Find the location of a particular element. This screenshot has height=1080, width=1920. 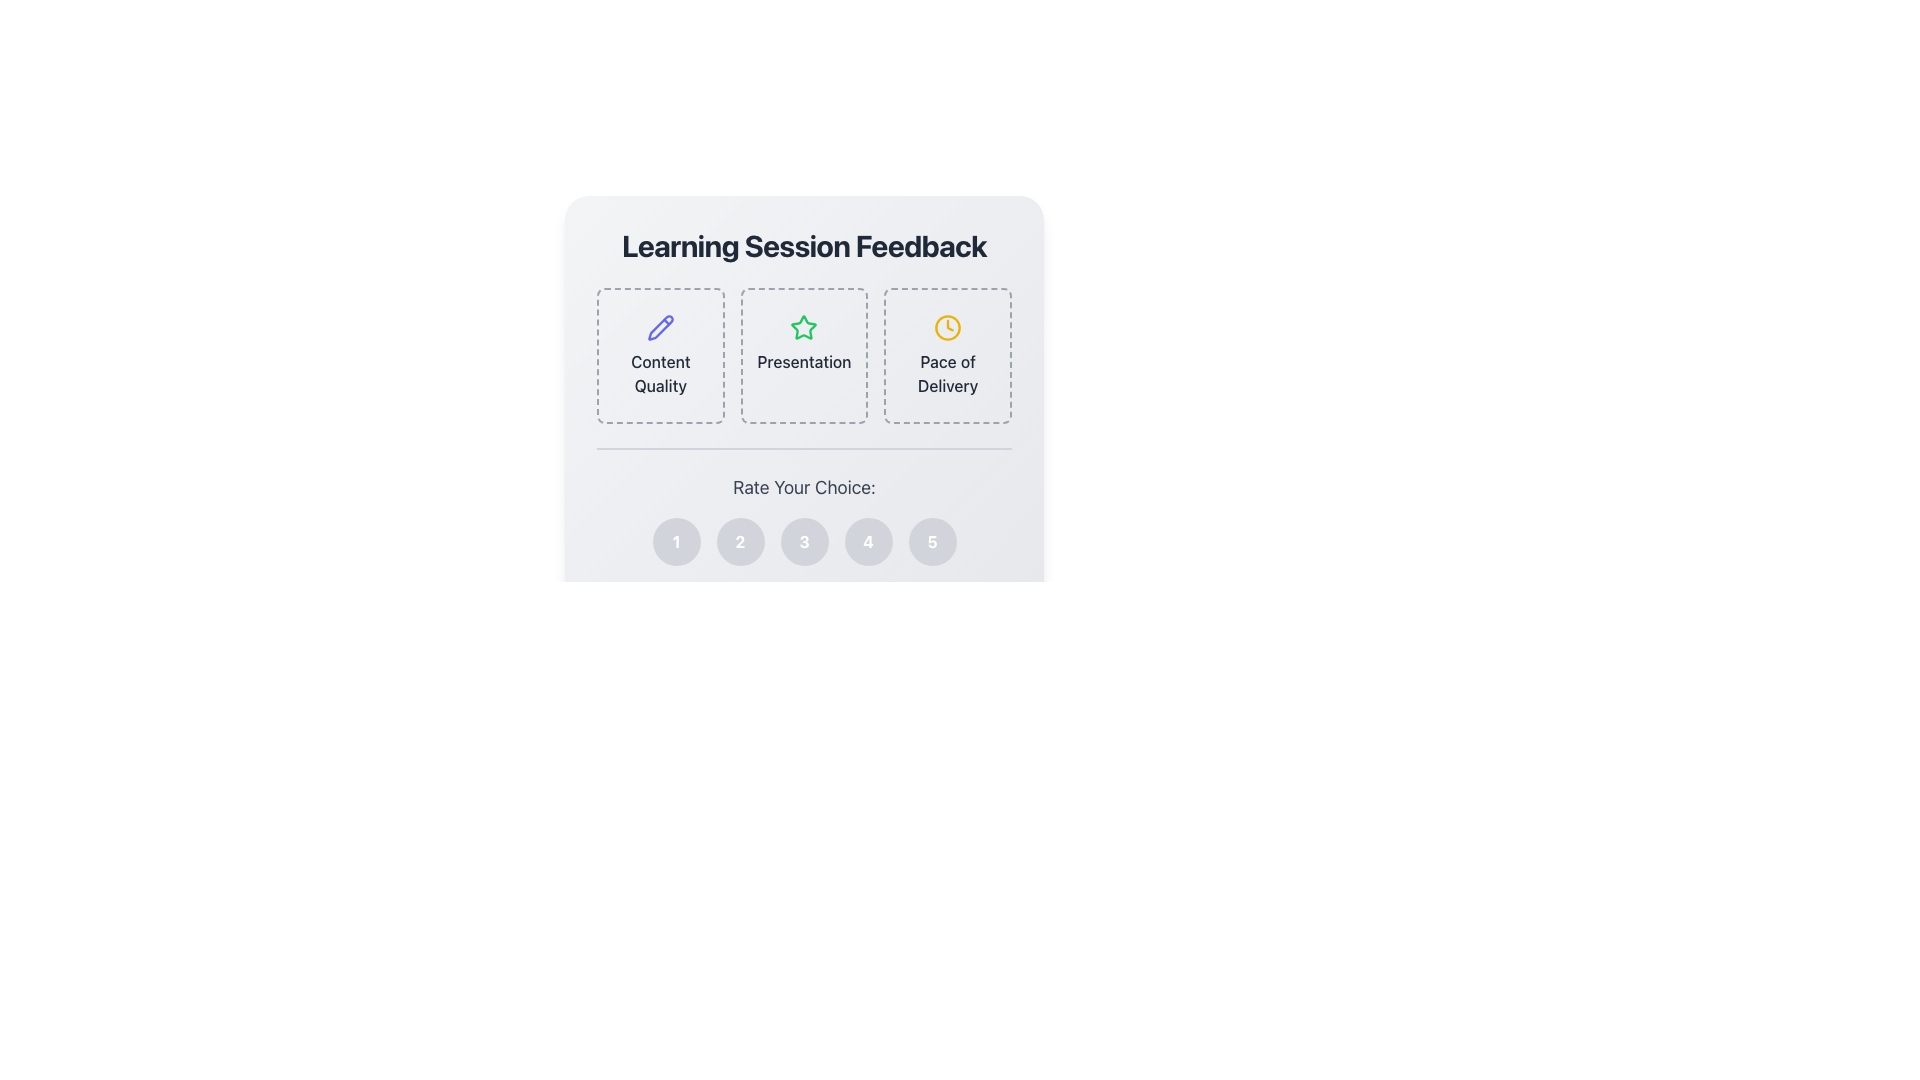

the text label that prompts 'Rate Your Choice:' which is styled in gray and positioned above the circular buttons numbered 1 to 5 is located at coordinates (804, 487).